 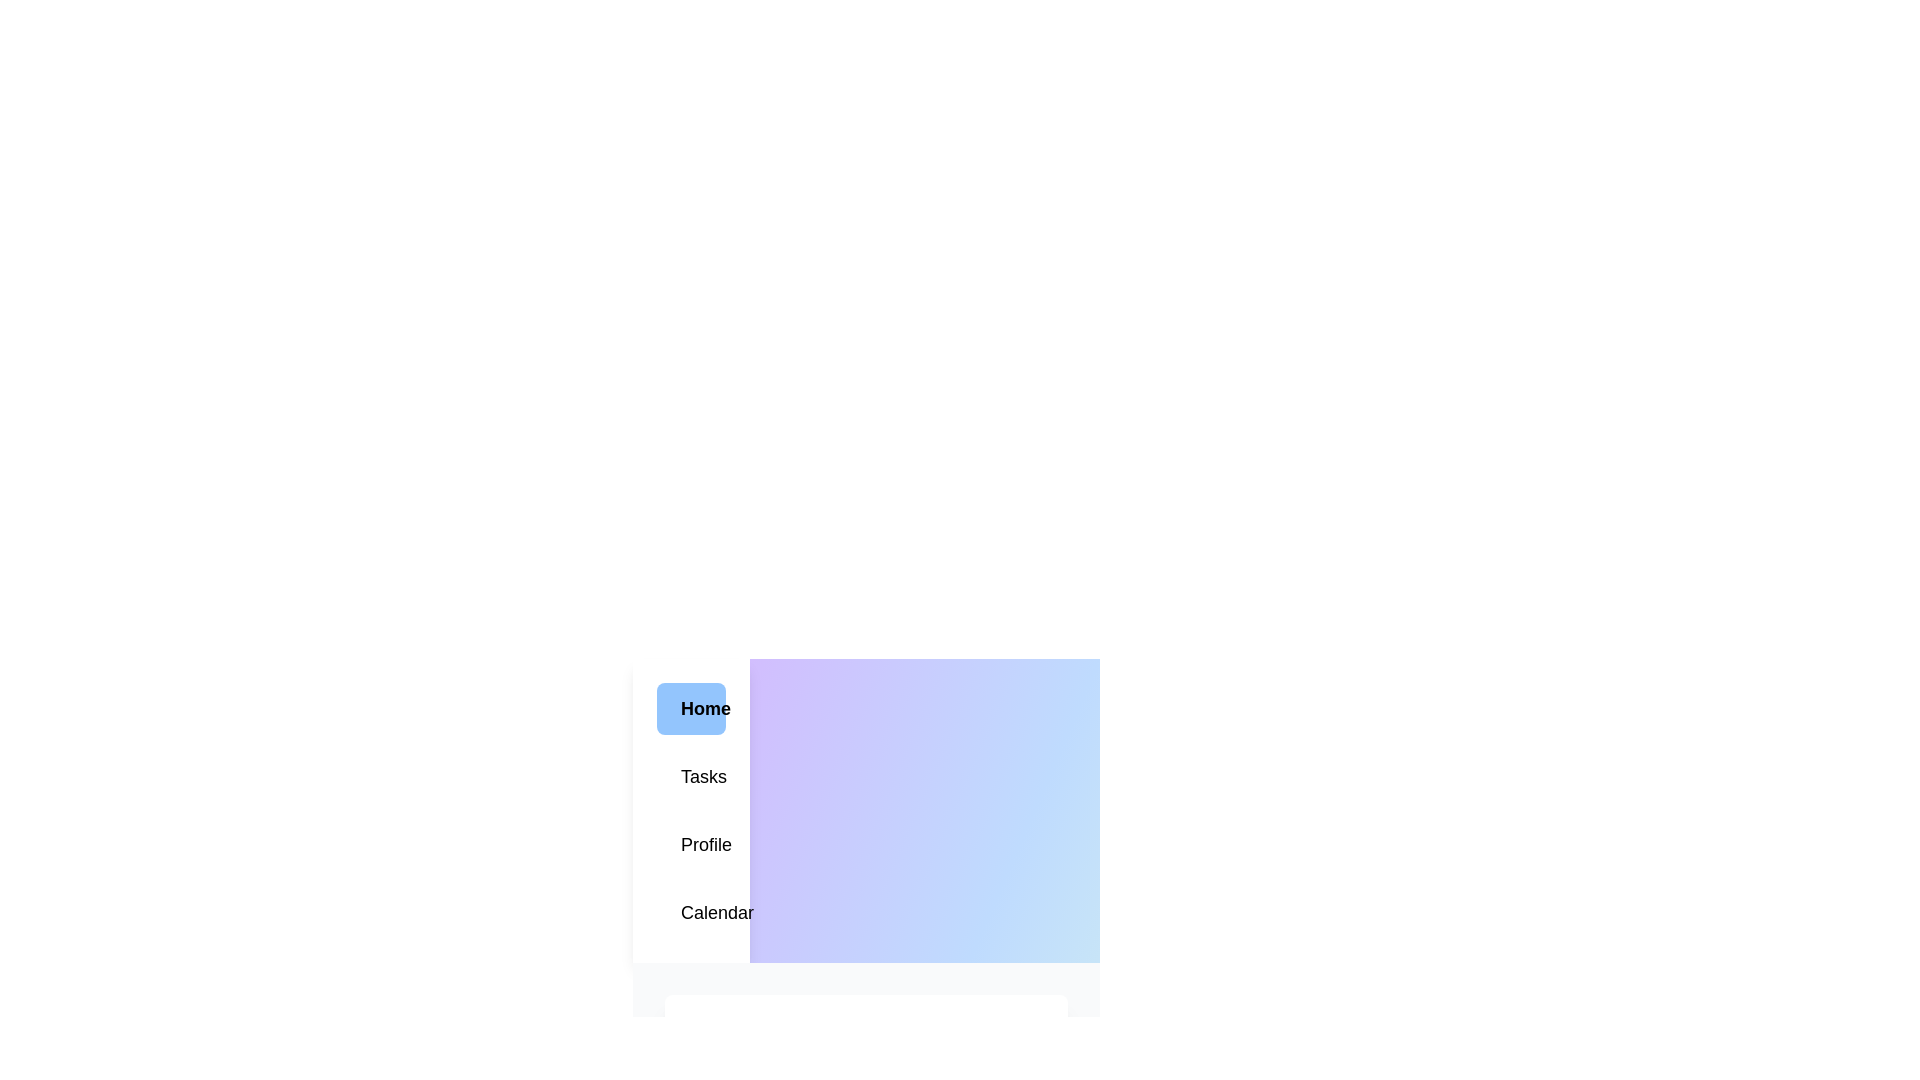 I want to click on the Home tab in the menu, so click(x=691, y=708).